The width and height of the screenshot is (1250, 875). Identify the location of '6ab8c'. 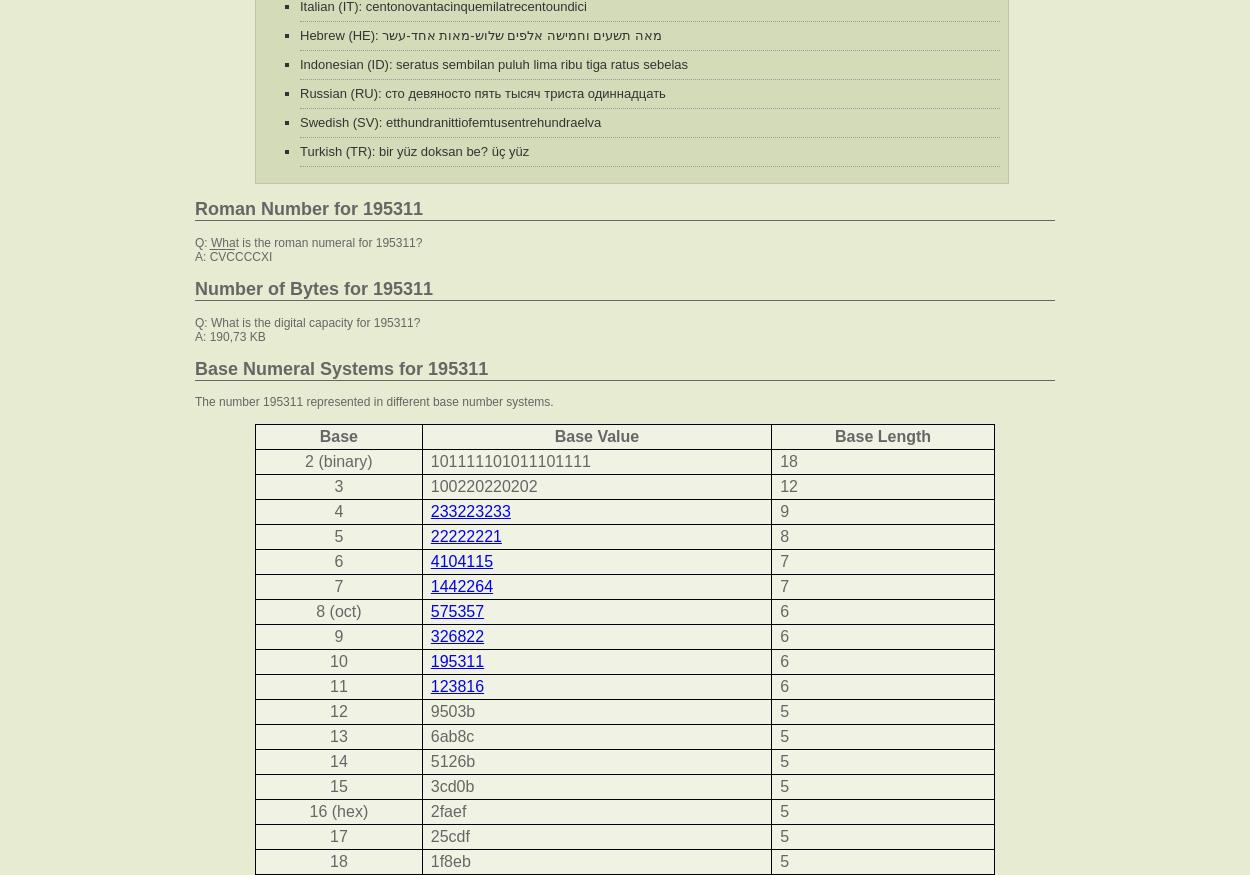
(450, 736).